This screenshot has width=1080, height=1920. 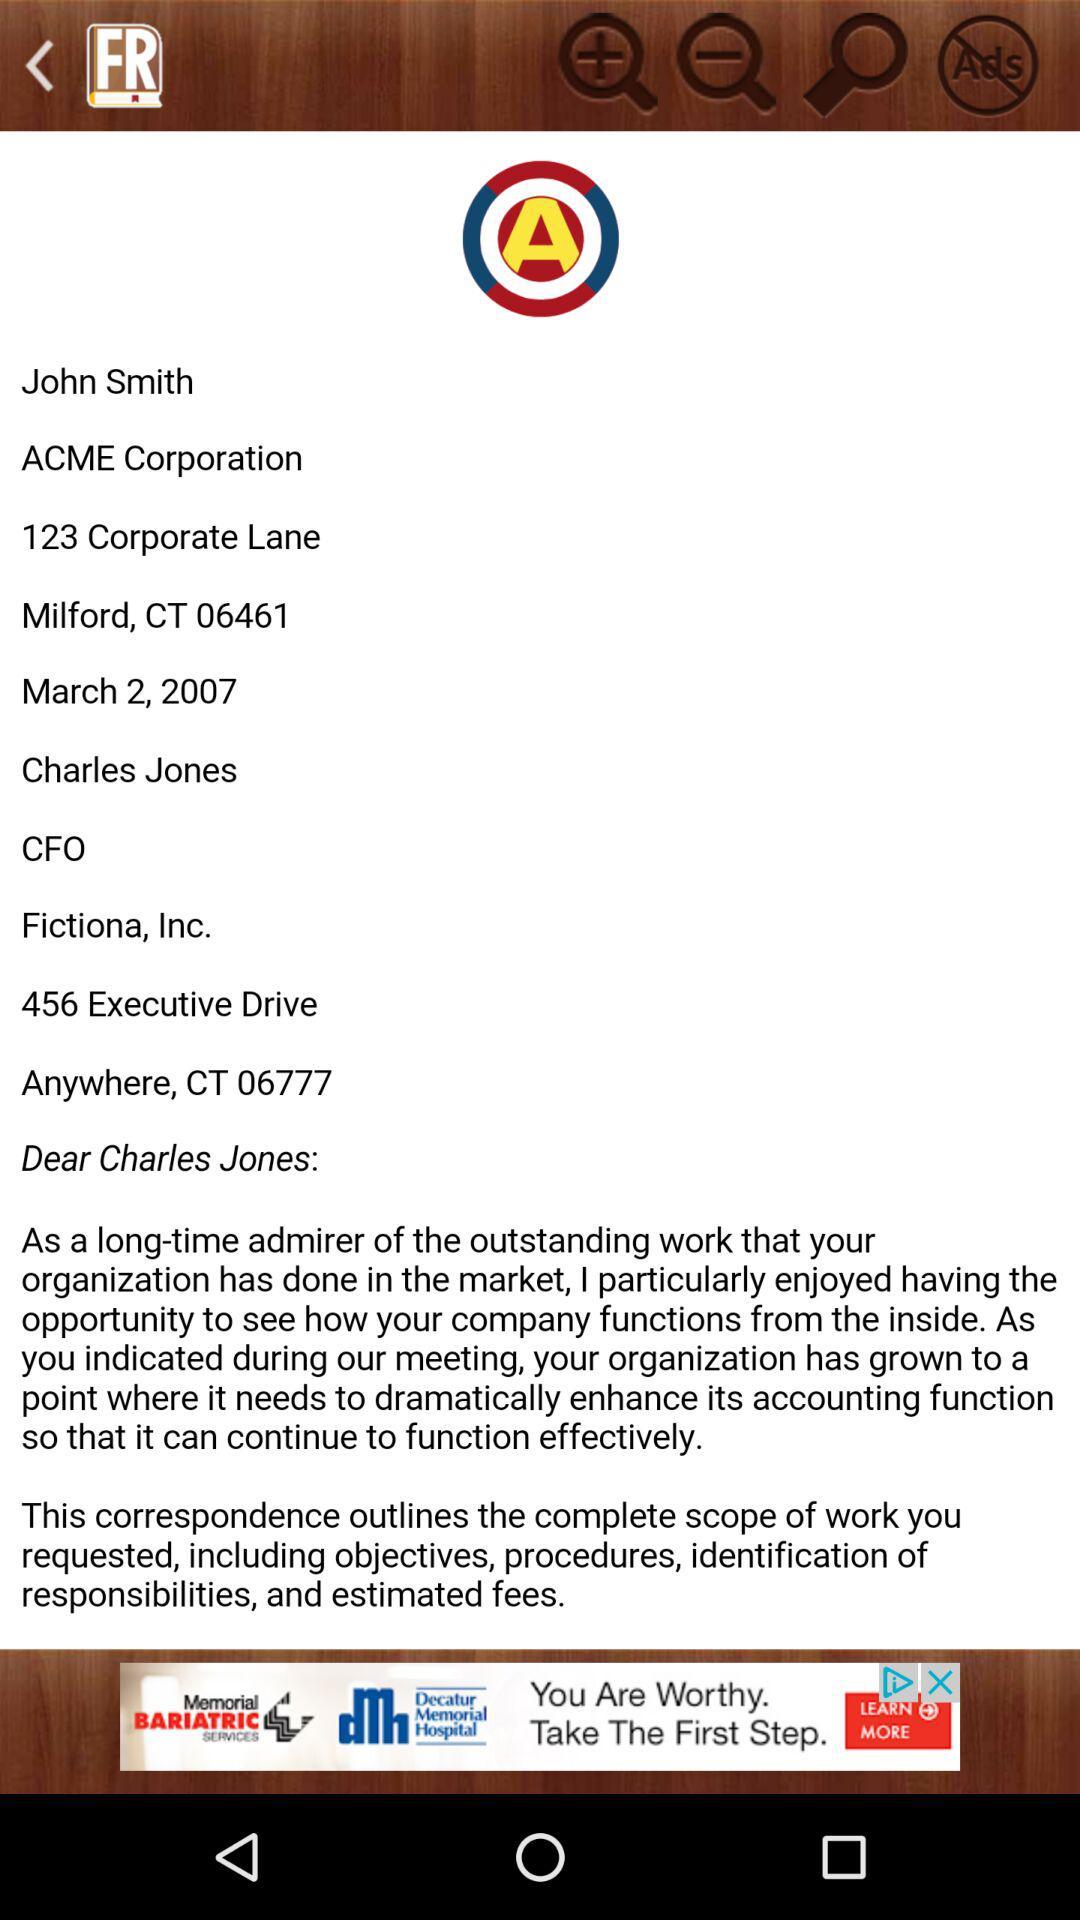 What do you see at coordinates (855, 65) in the screenshot?
I see `for search option` at bounding box center [855, 65].